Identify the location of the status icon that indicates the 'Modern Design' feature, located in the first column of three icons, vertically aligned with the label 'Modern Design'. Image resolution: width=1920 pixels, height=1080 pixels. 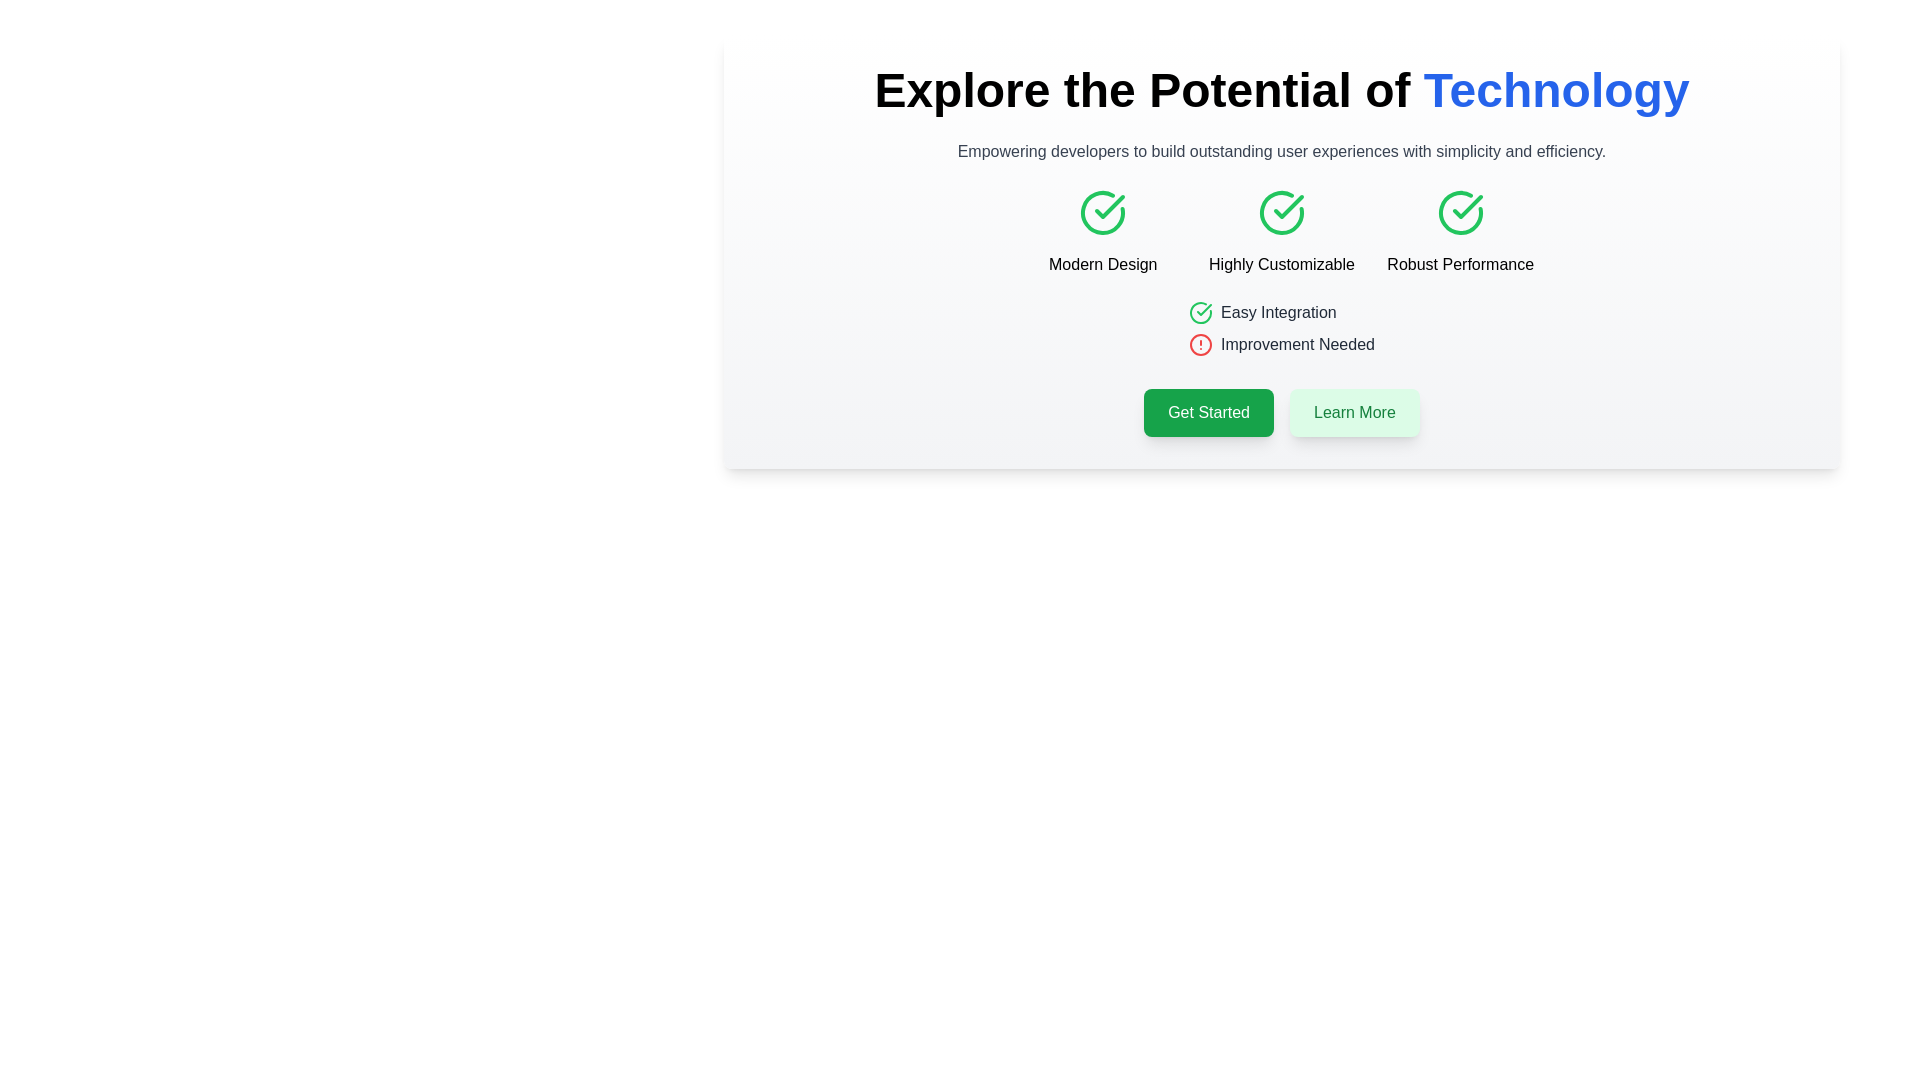
(1102, 212).